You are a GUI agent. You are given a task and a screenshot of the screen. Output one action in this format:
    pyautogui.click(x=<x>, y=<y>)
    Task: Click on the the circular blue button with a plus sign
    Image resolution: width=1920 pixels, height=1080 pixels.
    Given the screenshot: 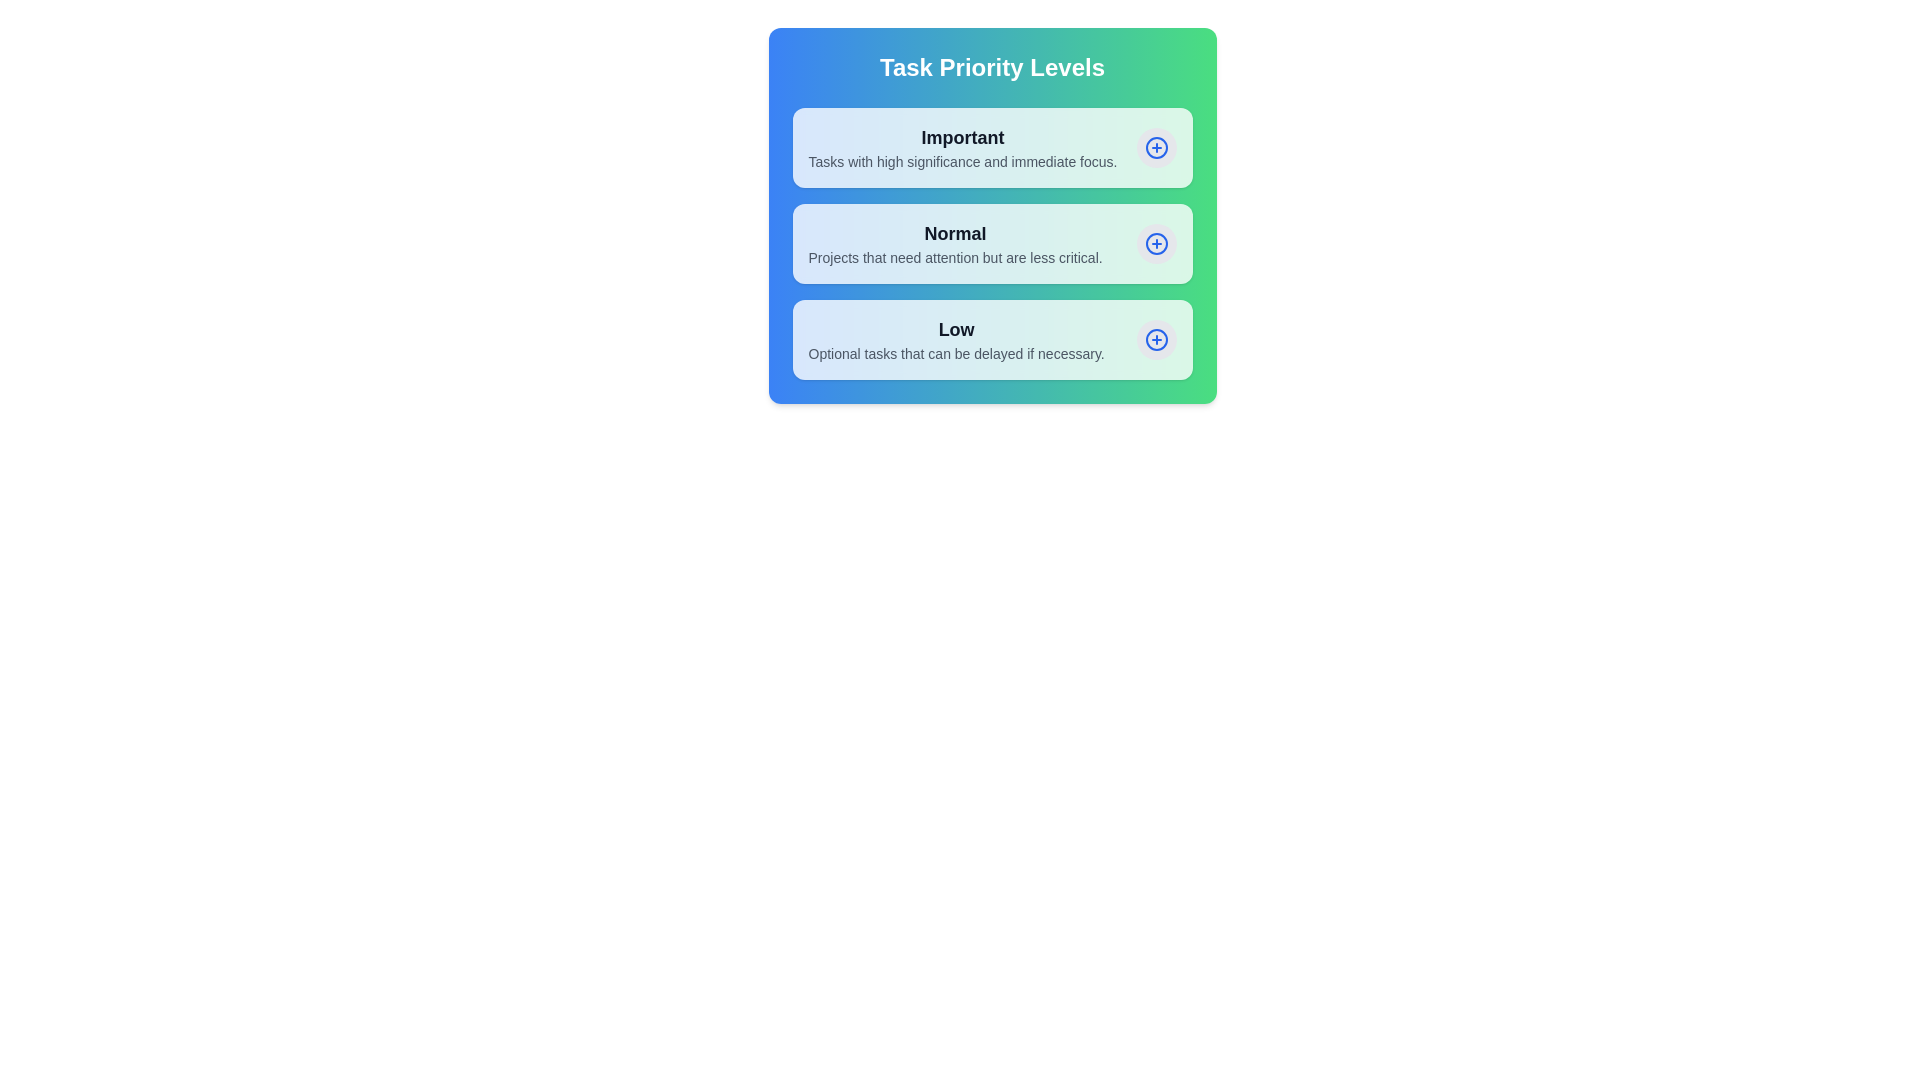 What is the action you would take?
    pyautogui.click(x=1156, y=242)
    